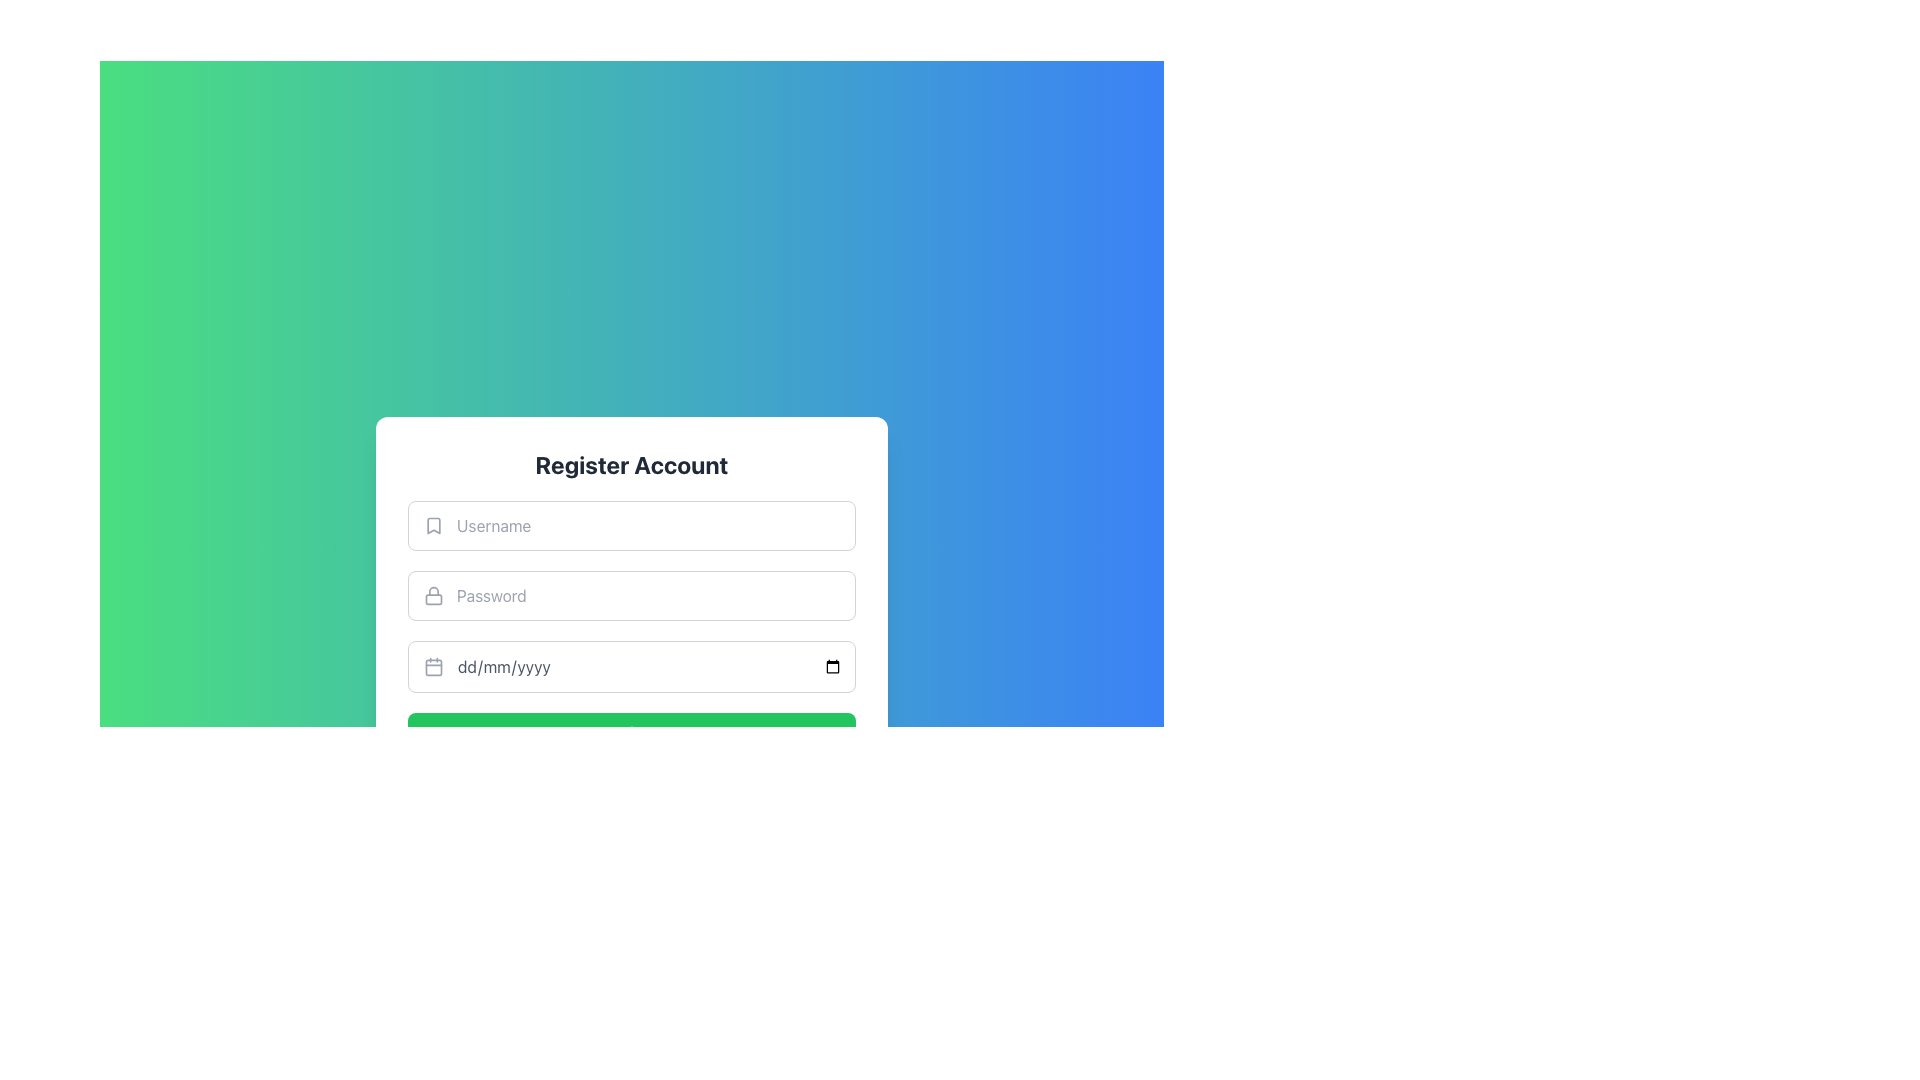 The width and height of the screenshot is (1920, 1080). Describe the element at coordinates (432, 595) in the screenshot. I see `the security icon located to the left of the password input field, which indicates that the input field is secure or related to passwords` at that location.